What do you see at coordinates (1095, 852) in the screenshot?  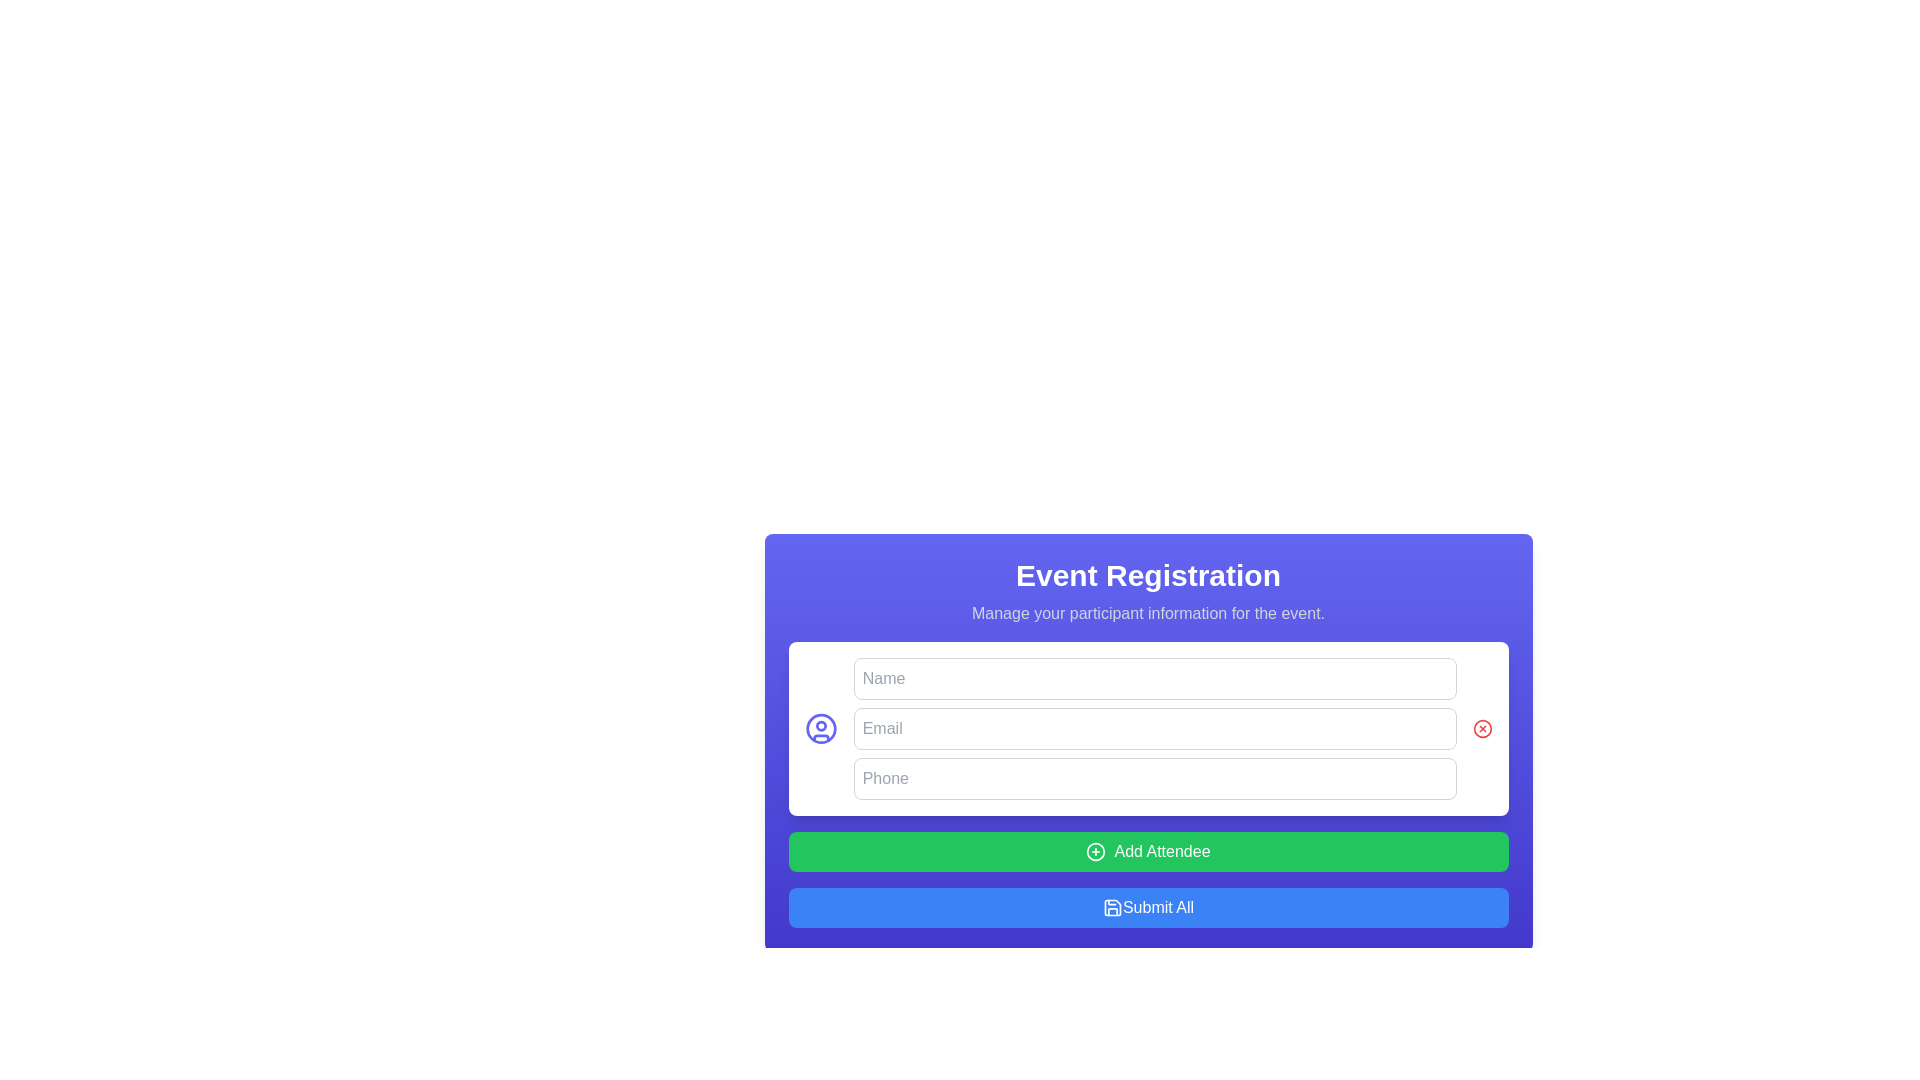 I see `the circular '+' icon with a green background and white stroke located to the left of the 'Add Attendee' text in the Event Registration form` at bounding box center [1095, 852].